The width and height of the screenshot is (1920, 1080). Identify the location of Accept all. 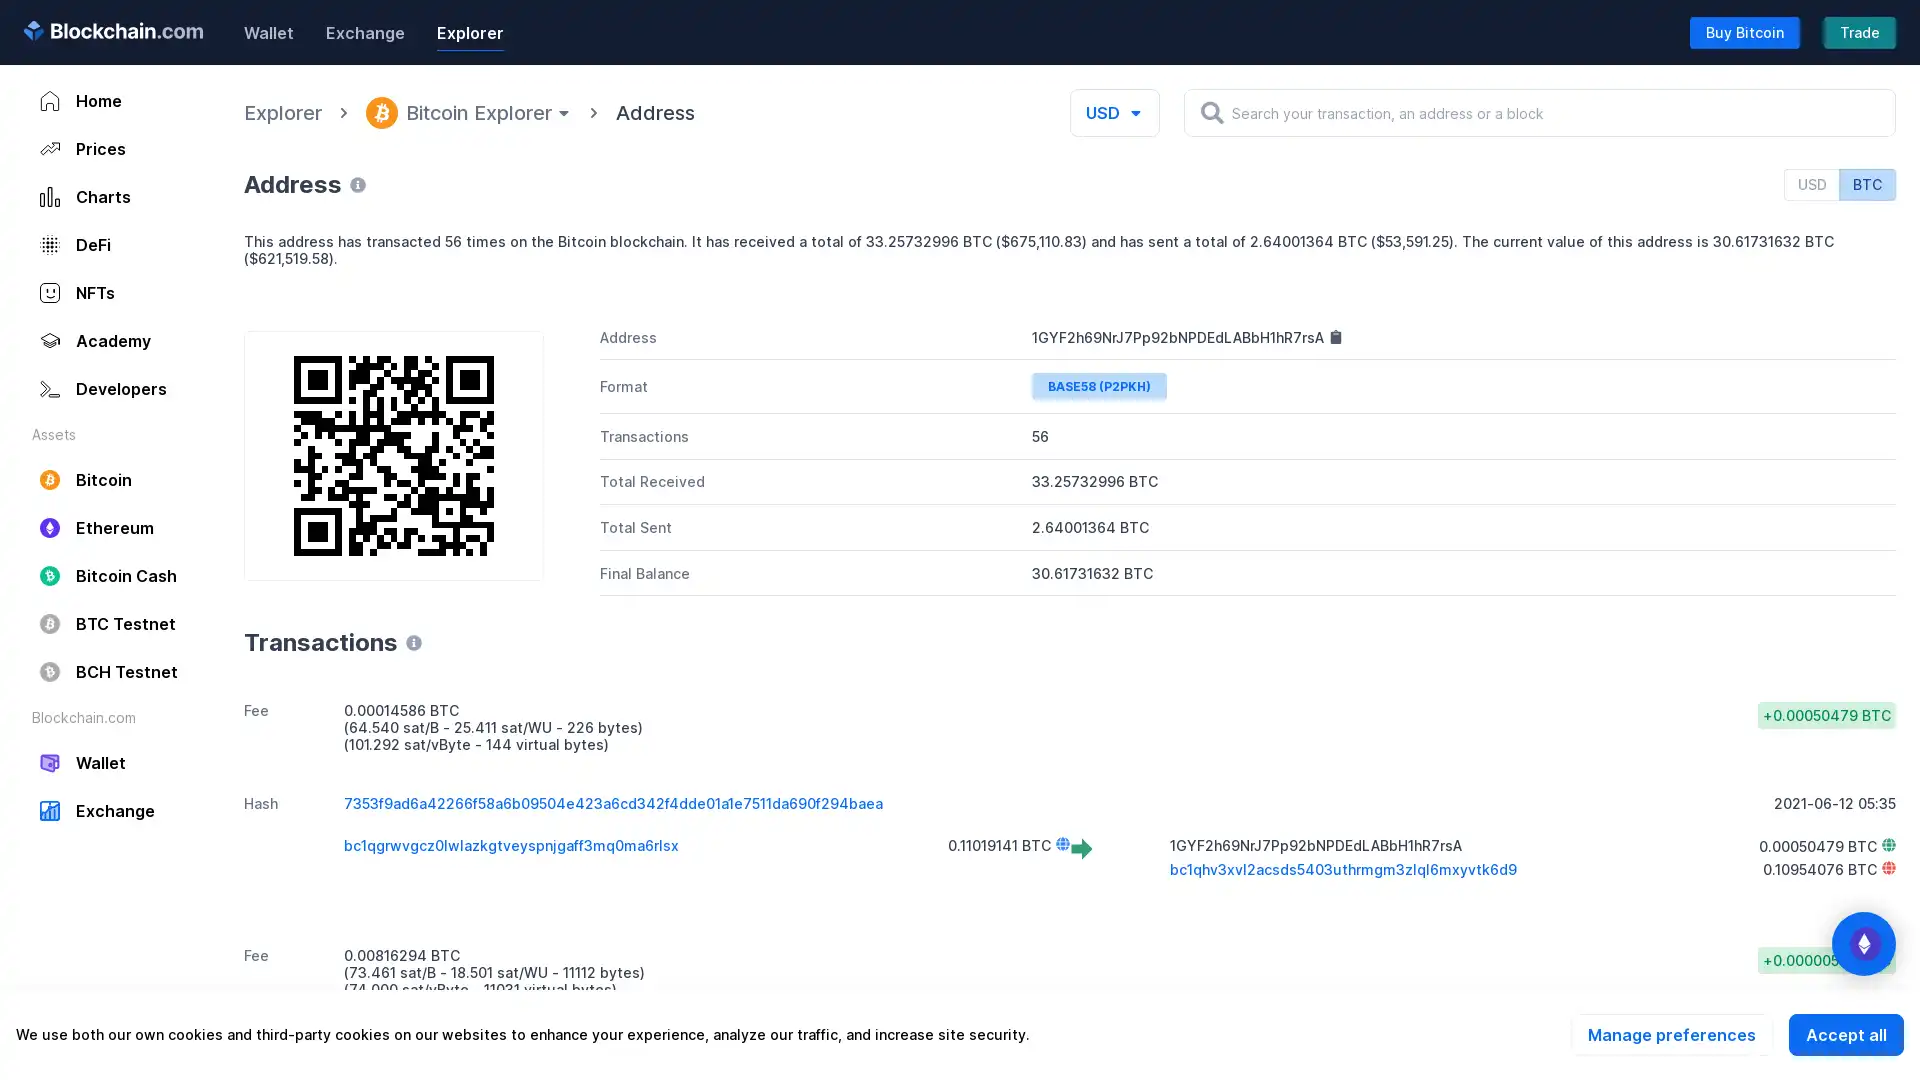
(1845, 1034).